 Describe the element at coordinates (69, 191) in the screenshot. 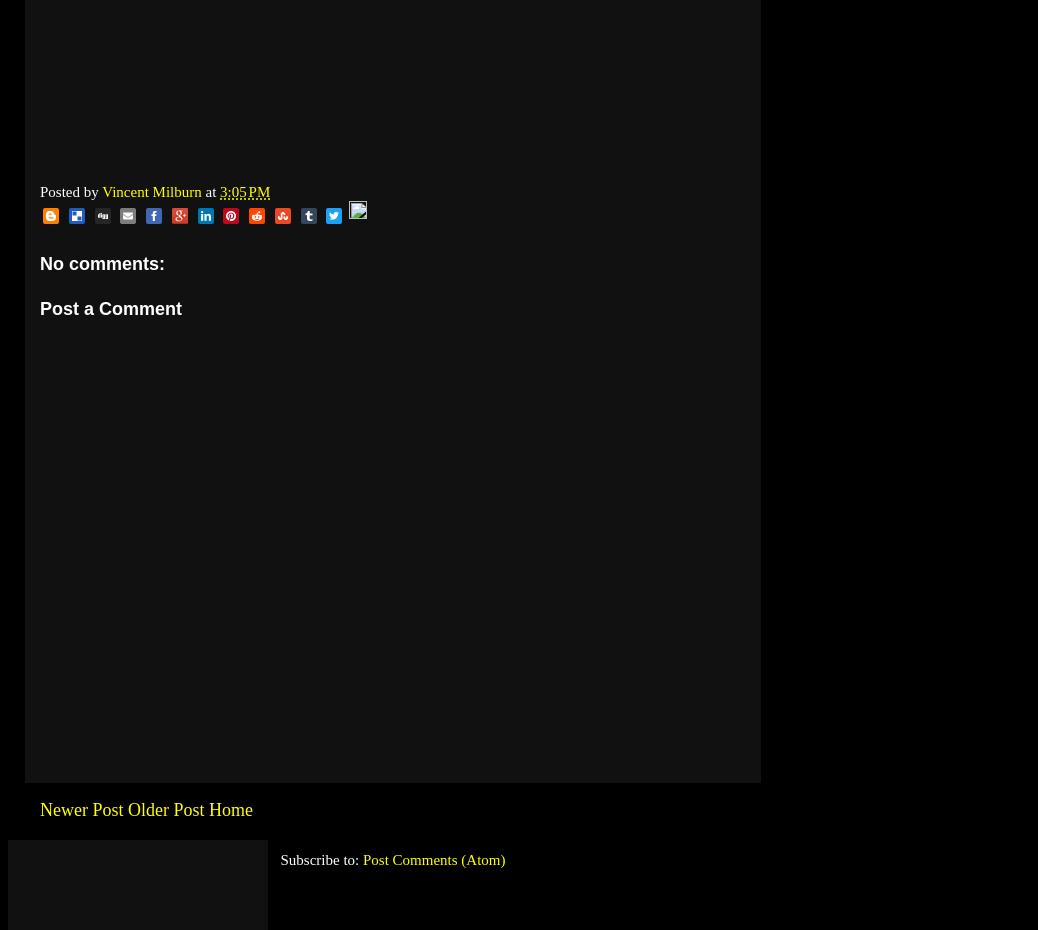

I see `'Posted by'` at that location.